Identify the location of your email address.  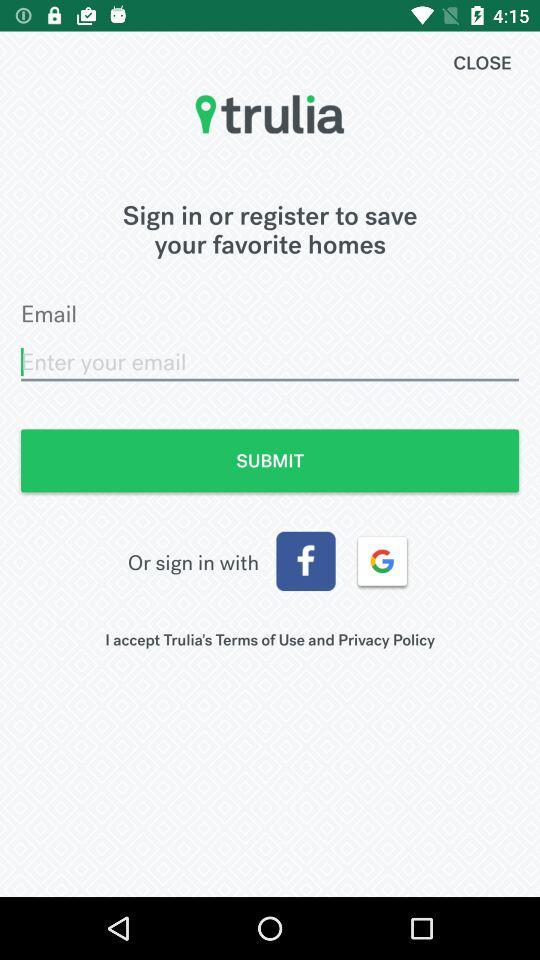
(270, 361).